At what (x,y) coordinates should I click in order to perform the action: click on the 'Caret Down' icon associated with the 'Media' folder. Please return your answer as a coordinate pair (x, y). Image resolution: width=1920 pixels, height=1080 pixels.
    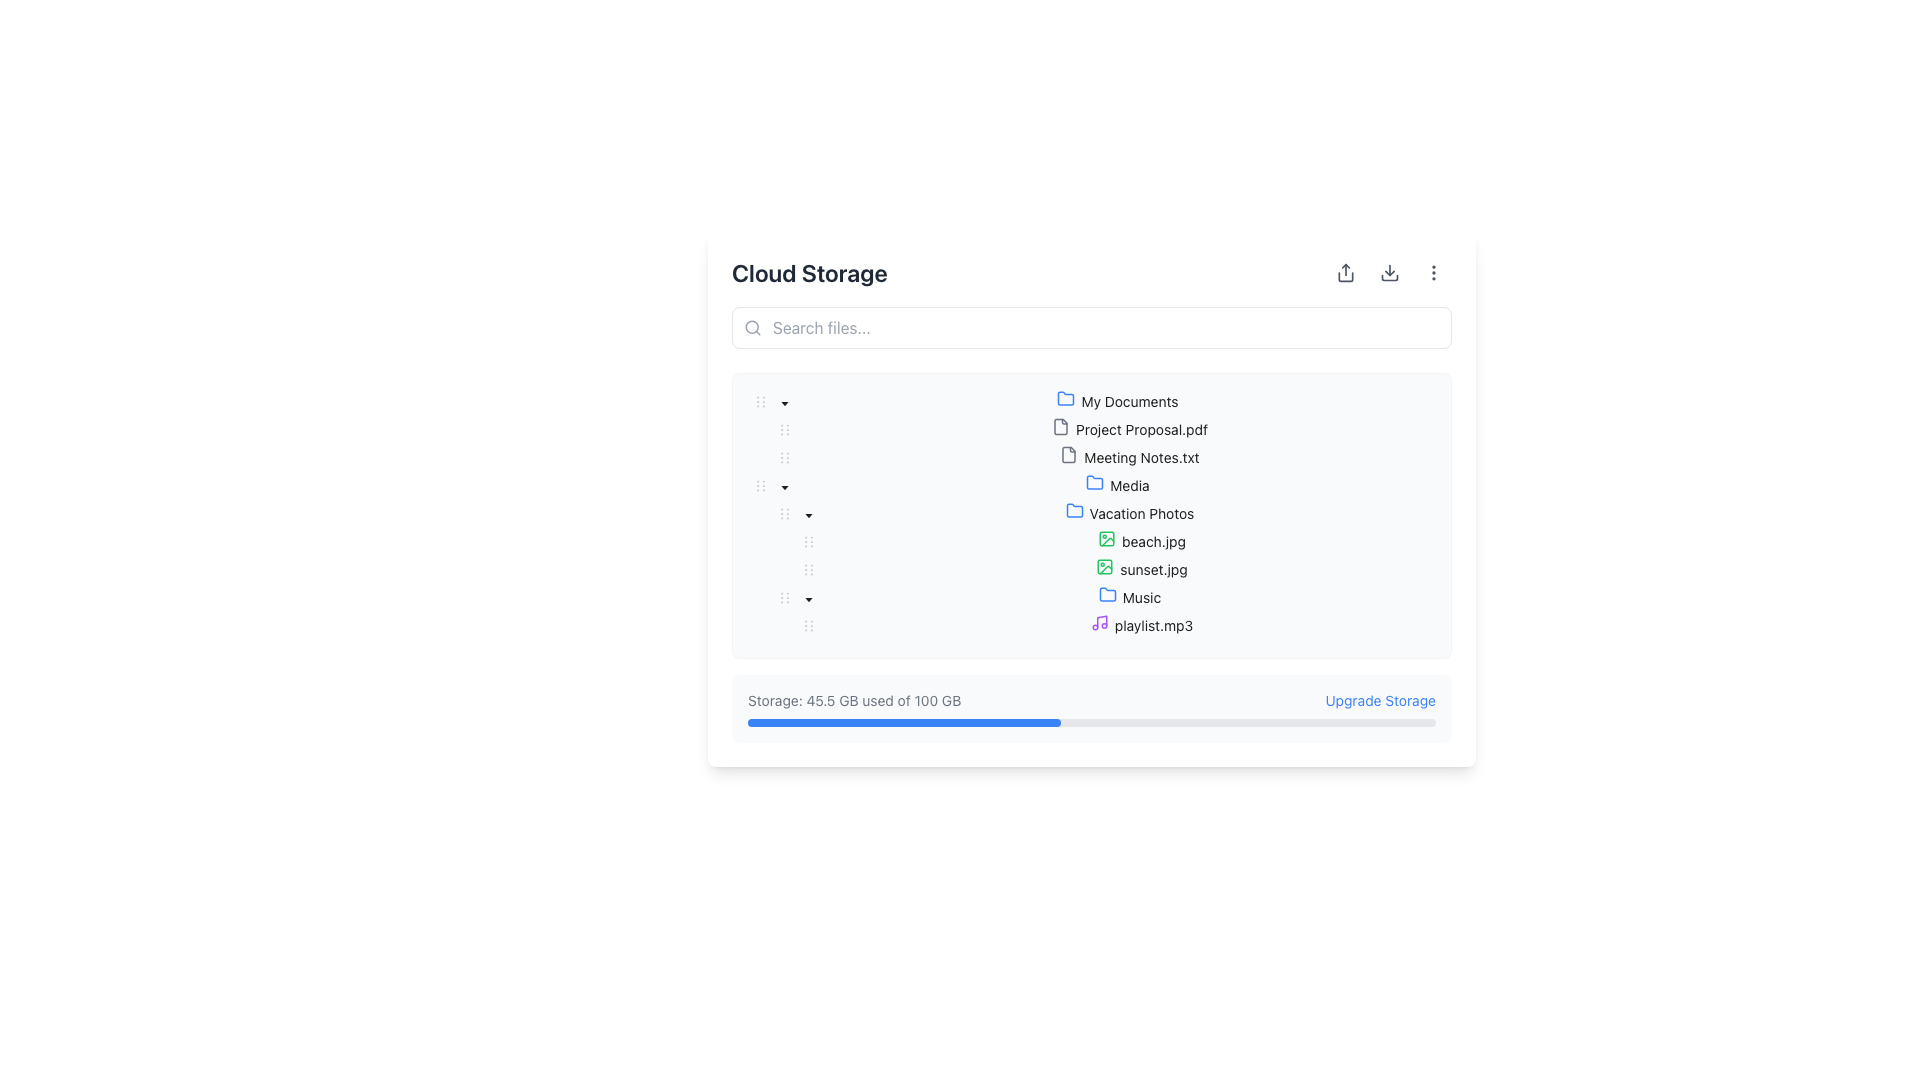
    Looking at the image, I should click on (809, 515).